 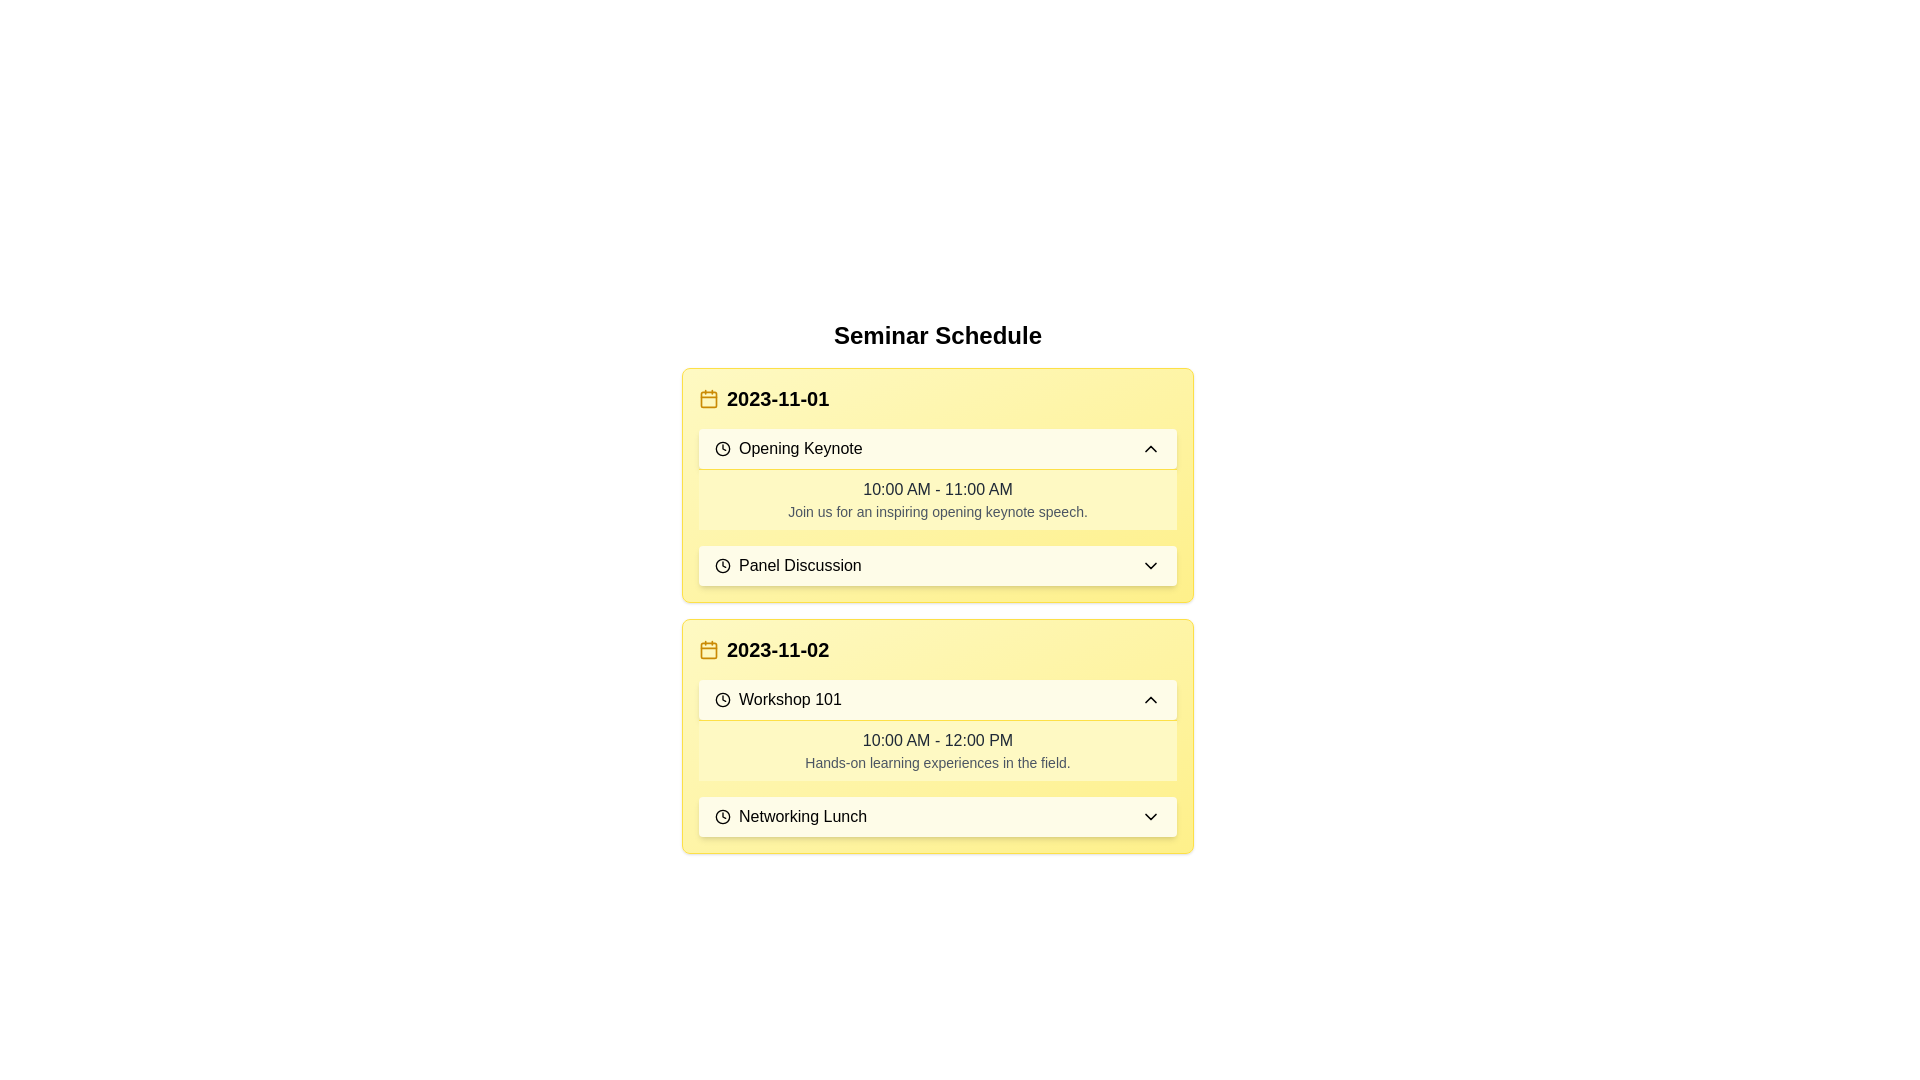 I want to click on the date-related icon located on the upper left-hand side of the date heading '2023-11-01' within the yellow highlighted block, so click(x=709, y=398).